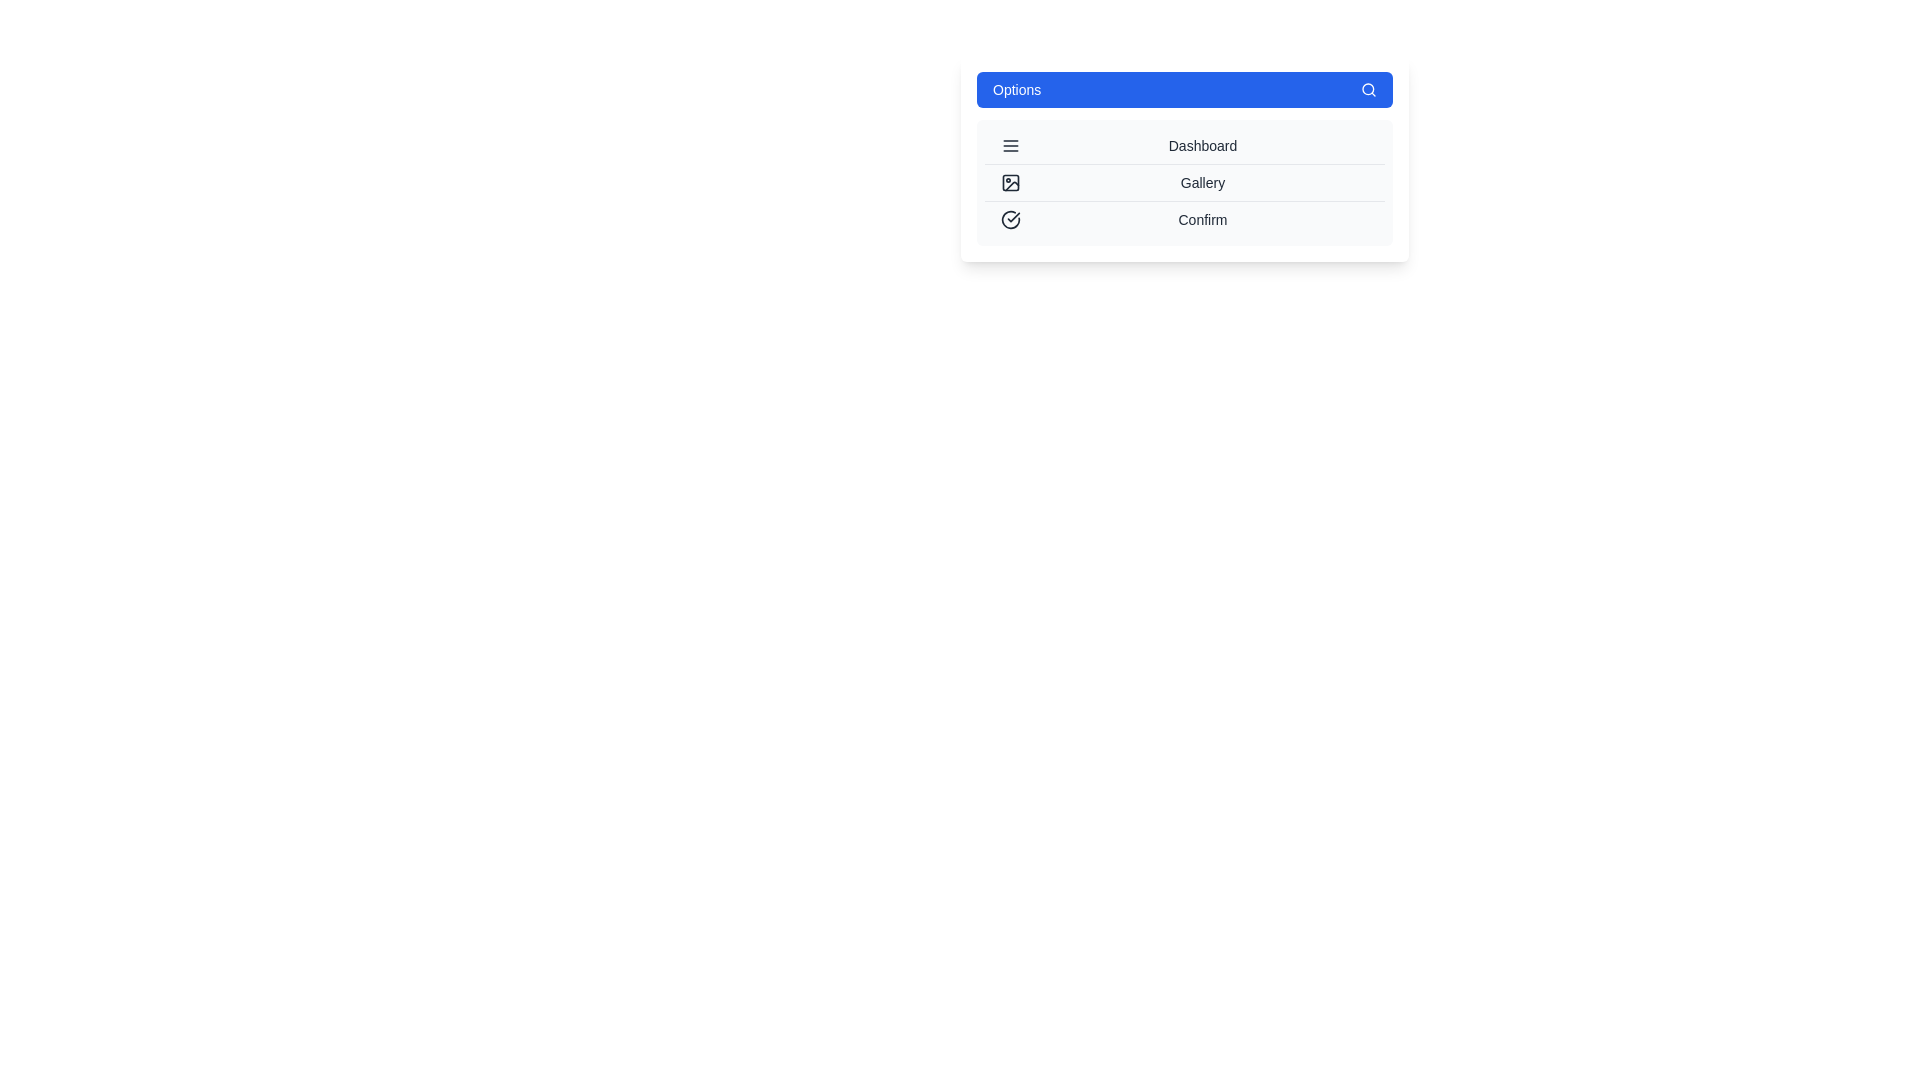 The image size is (1920, 1080). Describe the element at coordinates (1011, 145) in the screenshot. I see `the icon corresponding to the menu item Dashboard` at that location.